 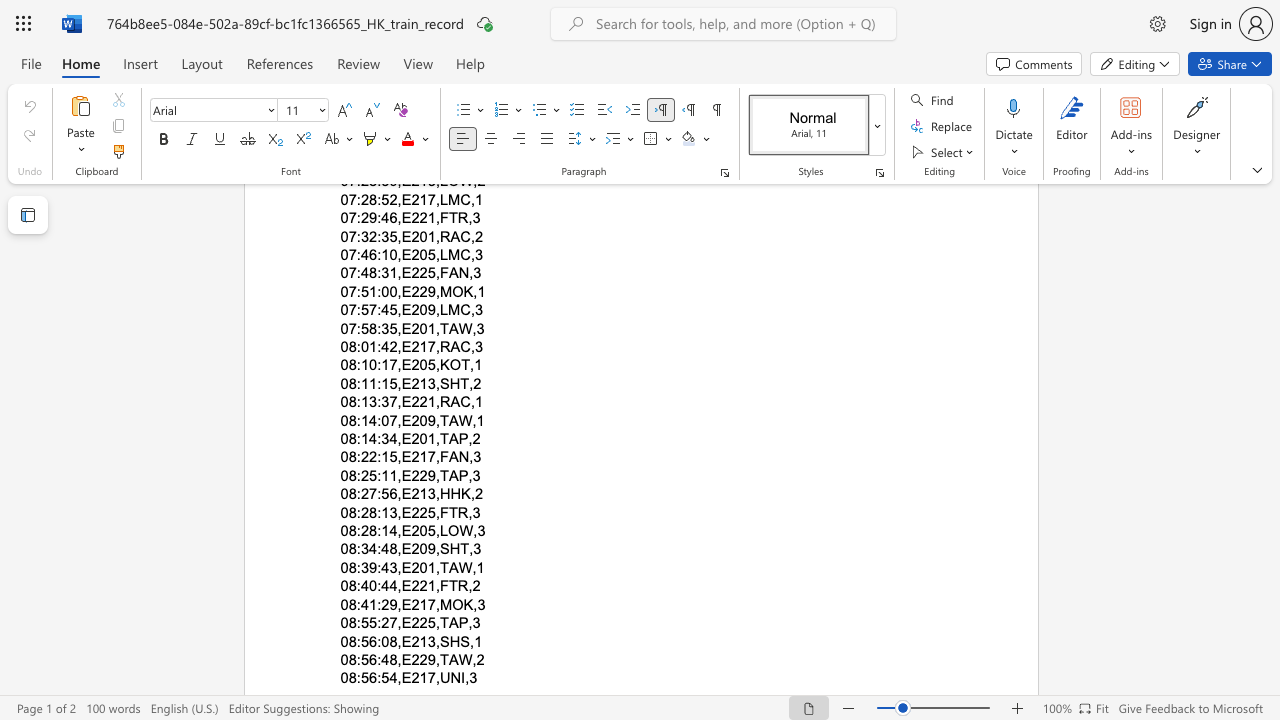 What do you see at coordinates (433, 475) in the screenshot?
I see `the space between the continuous character "9" and "," in the text` at bounding box center [433, 475].